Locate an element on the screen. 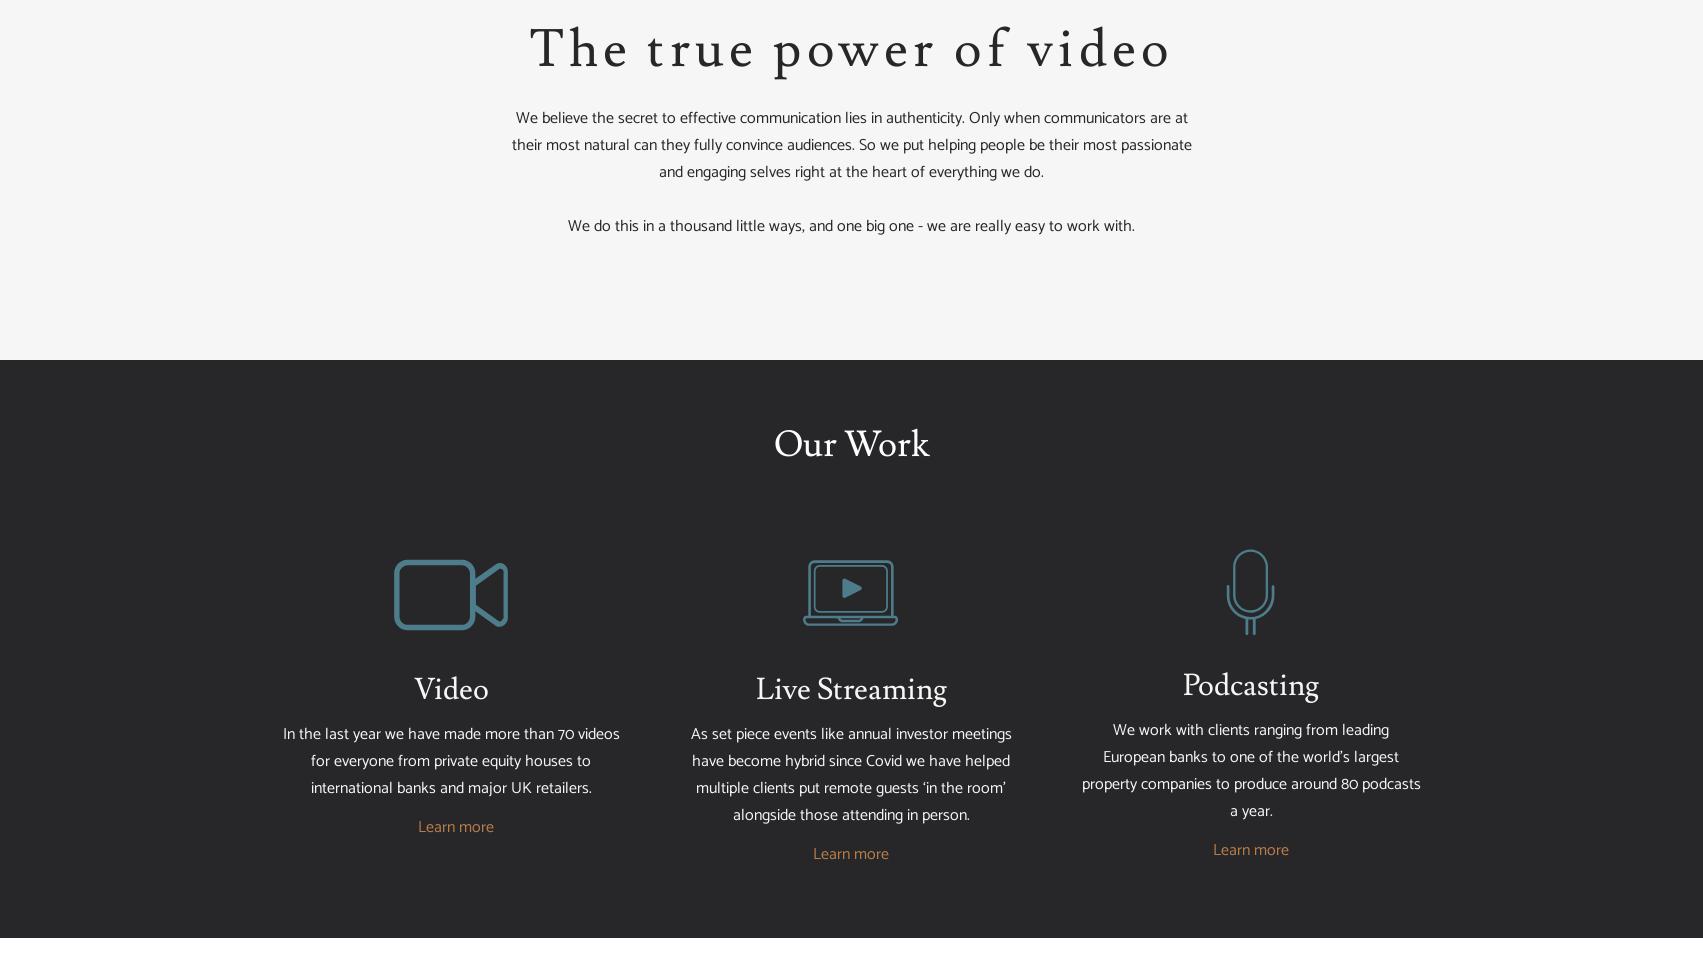  'We believe the secret to effective communication lies in authenticity. Only when communicators are at their most natural can they fully convince audiences. So we put helping people be their most passionate and engaging selves right at the heart of everything we do.' is located at coordinates (850, 144).